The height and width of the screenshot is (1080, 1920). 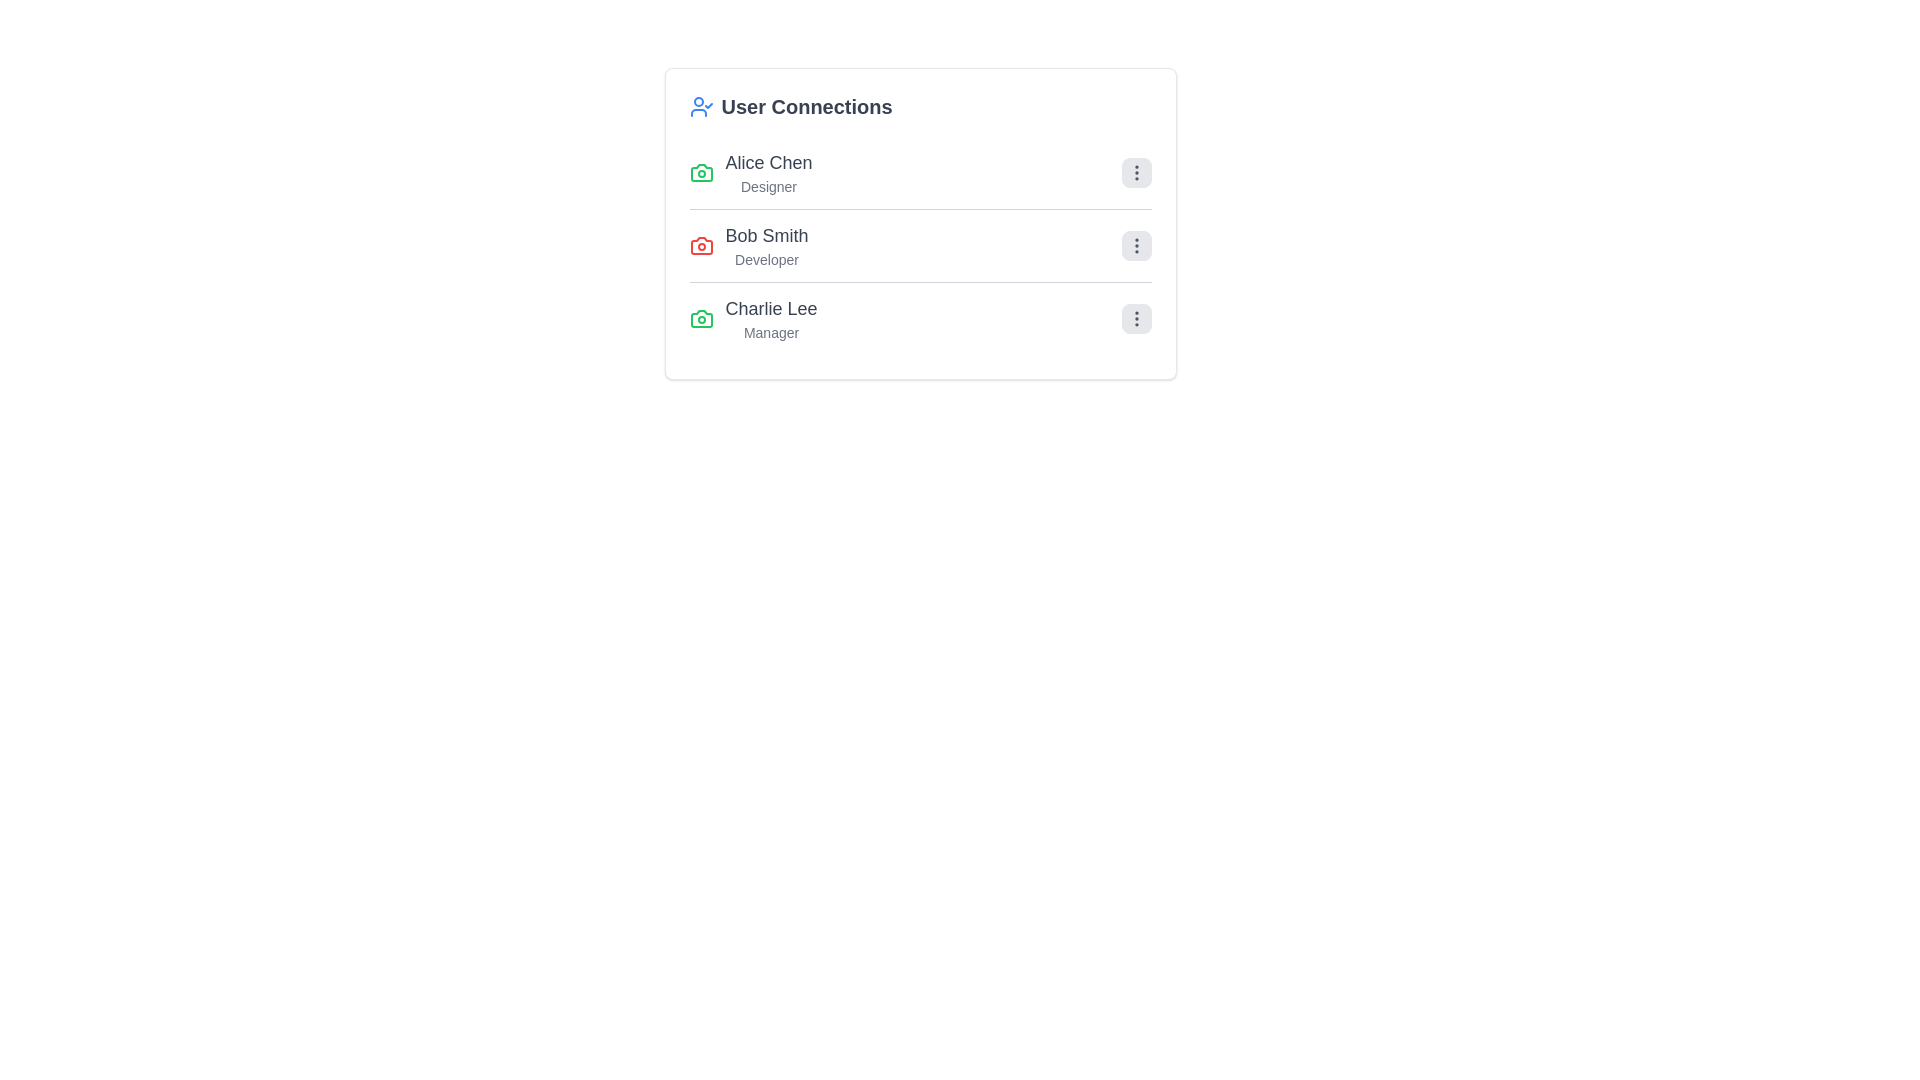 I want to click on the Text label displaying 'Charlie Lee', which is the third item in the vertically aligned list within the 'User Connections' card interface, so click(x=770, y=318).